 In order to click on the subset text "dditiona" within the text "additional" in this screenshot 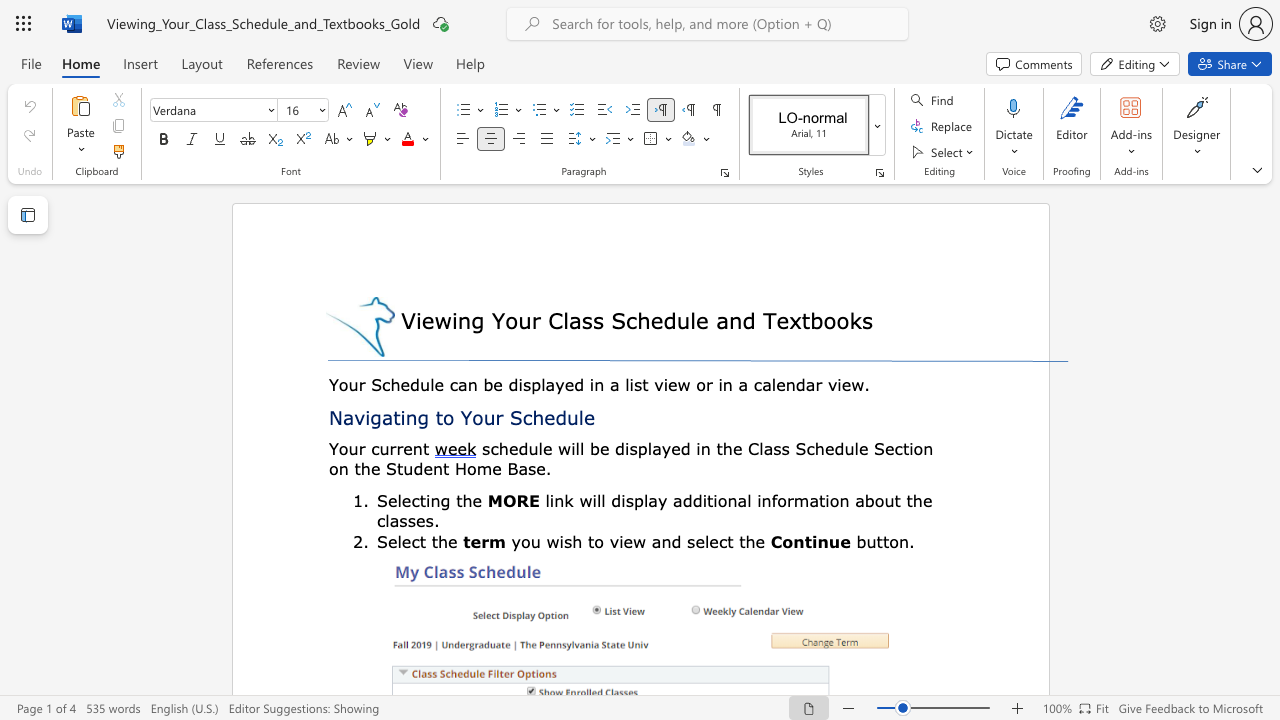, I will do `click(682, 499)`.